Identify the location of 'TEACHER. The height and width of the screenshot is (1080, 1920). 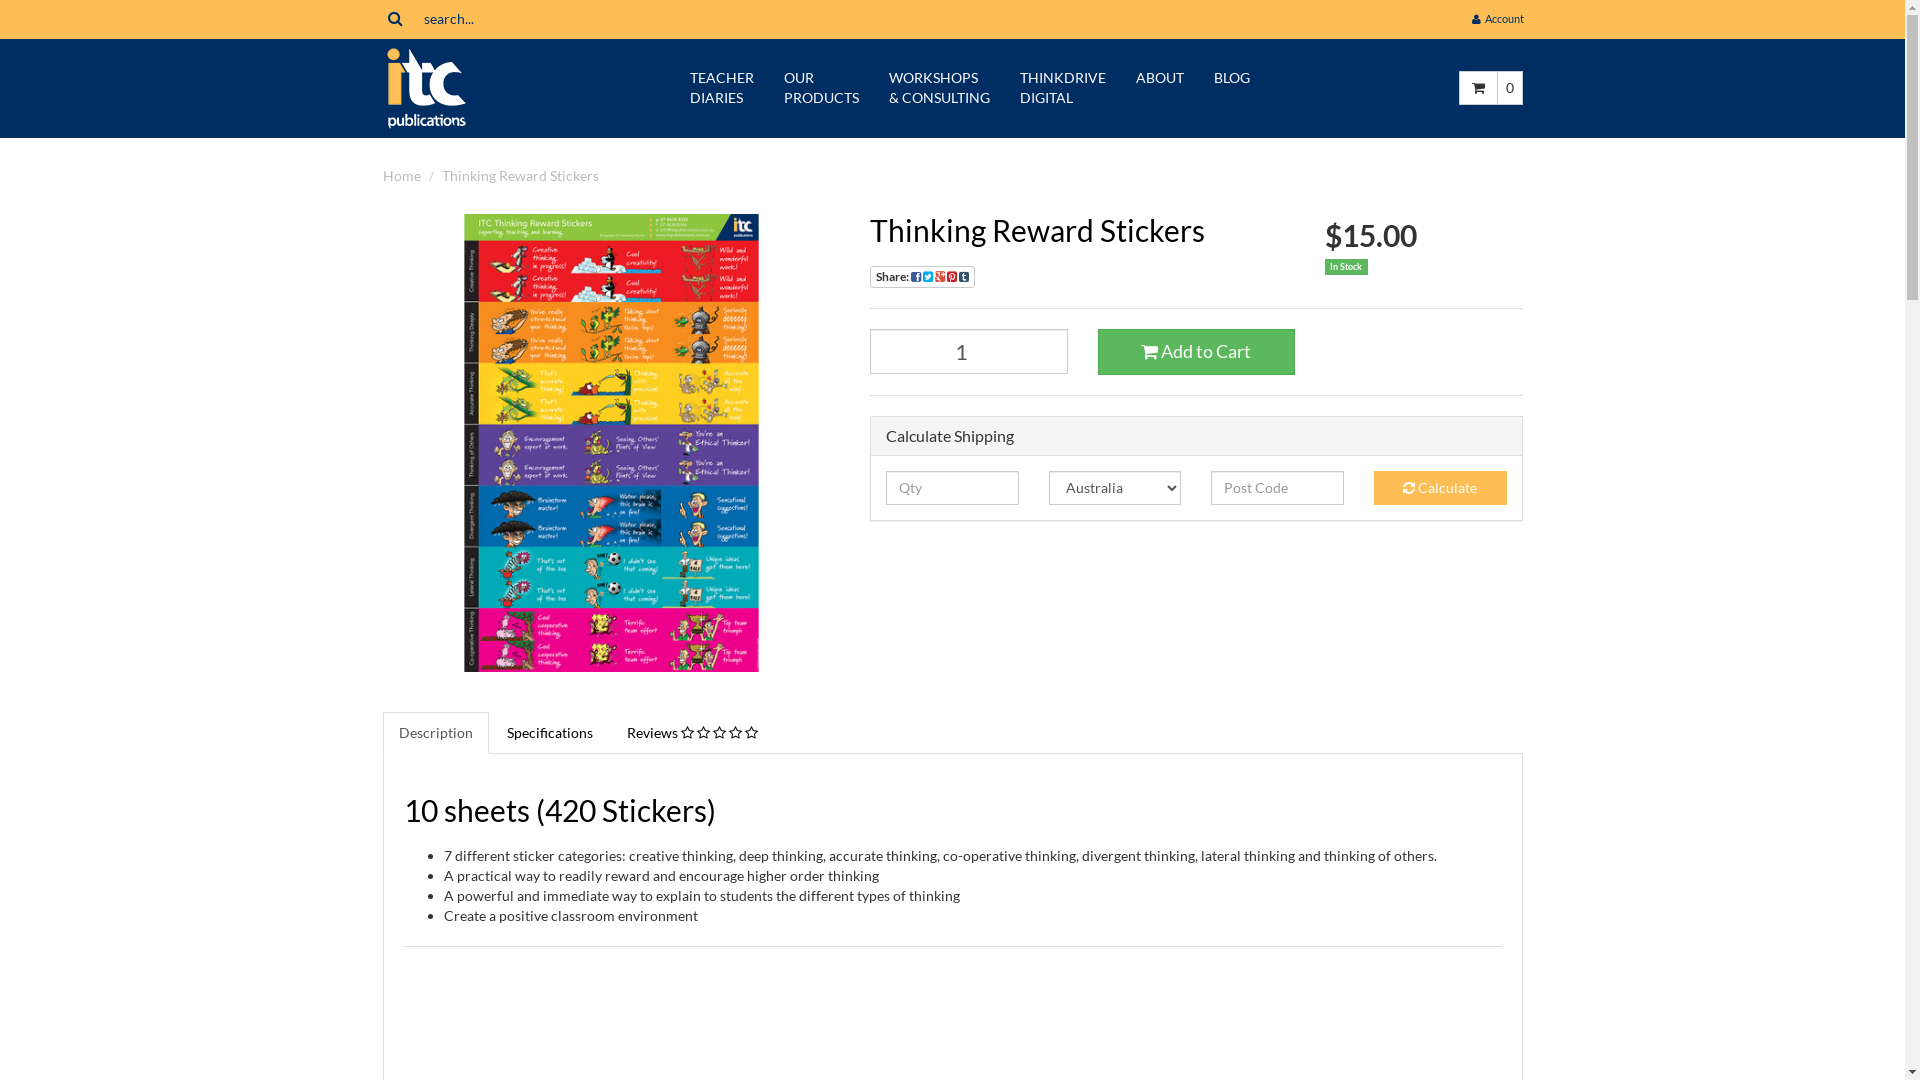
(720, 87).